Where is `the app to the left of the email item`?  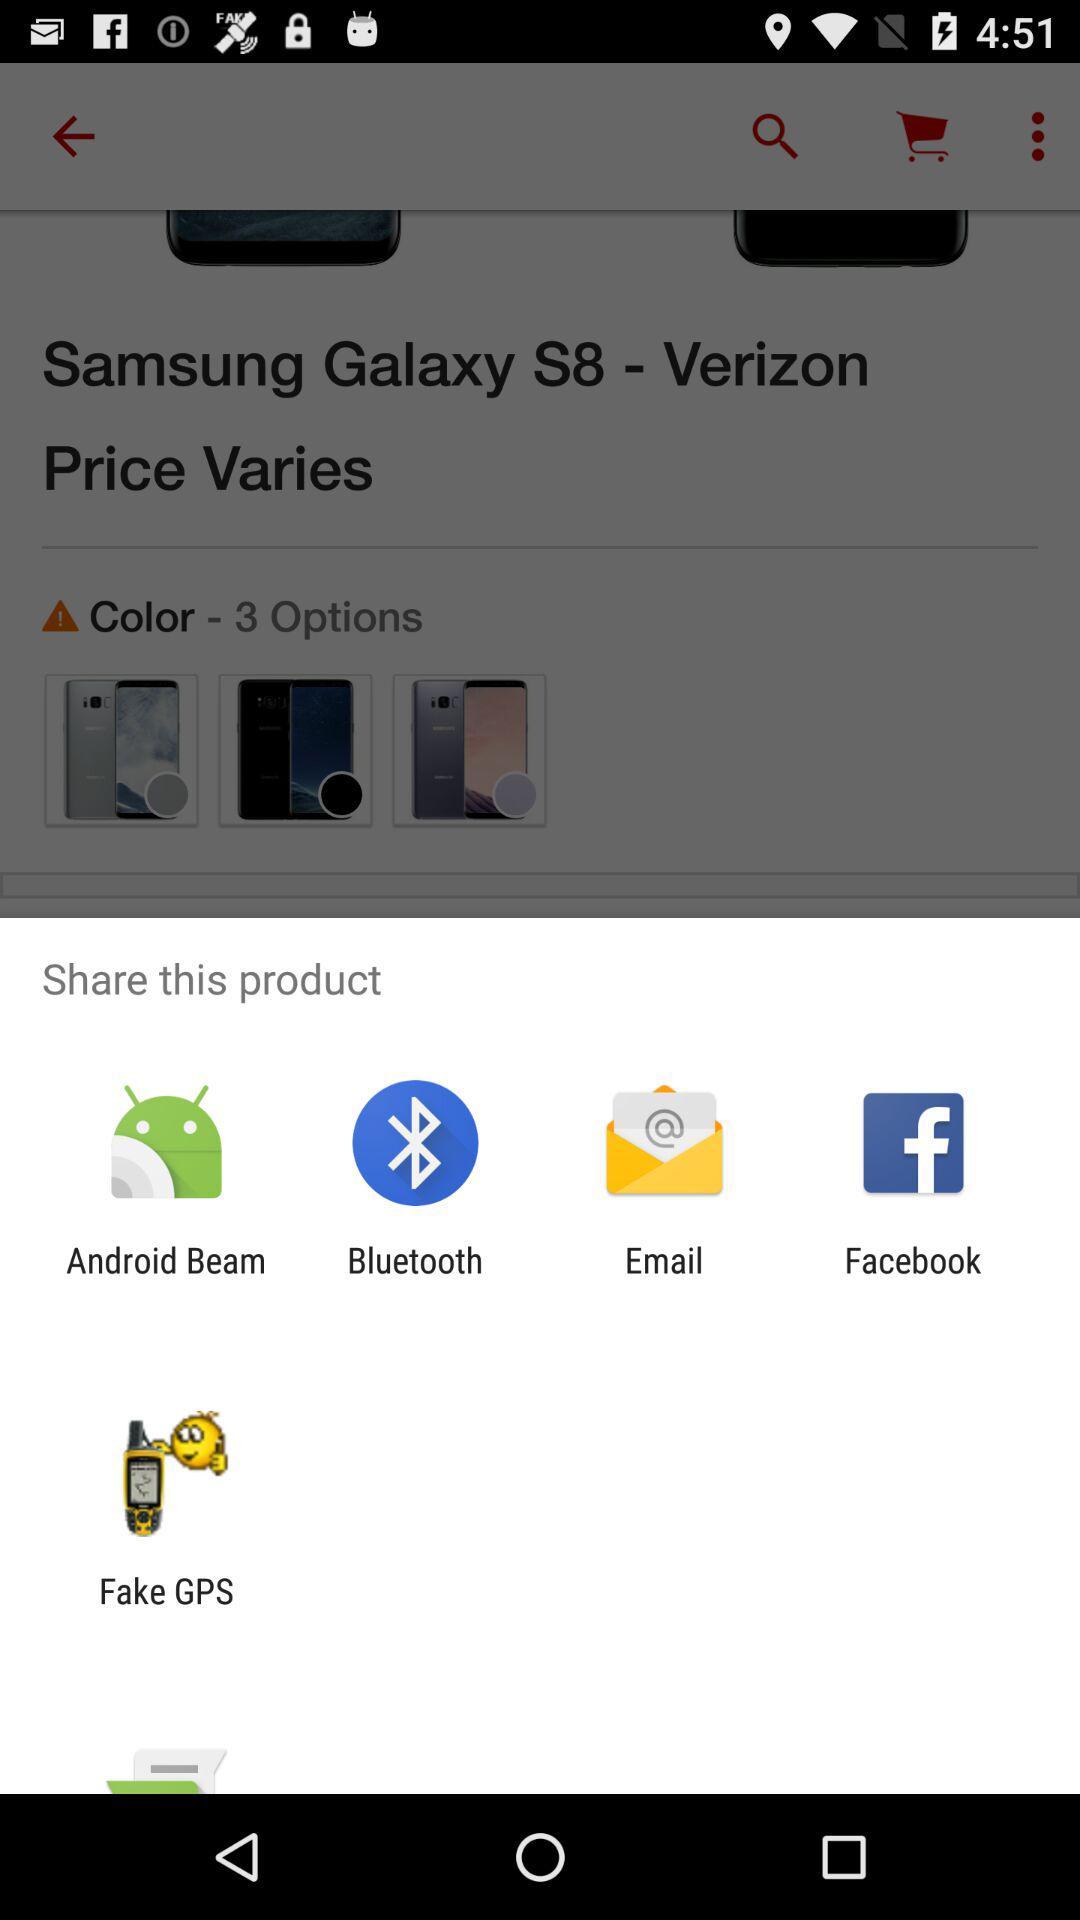 the app to the left of the email item is located at coordinates (414, 1281).